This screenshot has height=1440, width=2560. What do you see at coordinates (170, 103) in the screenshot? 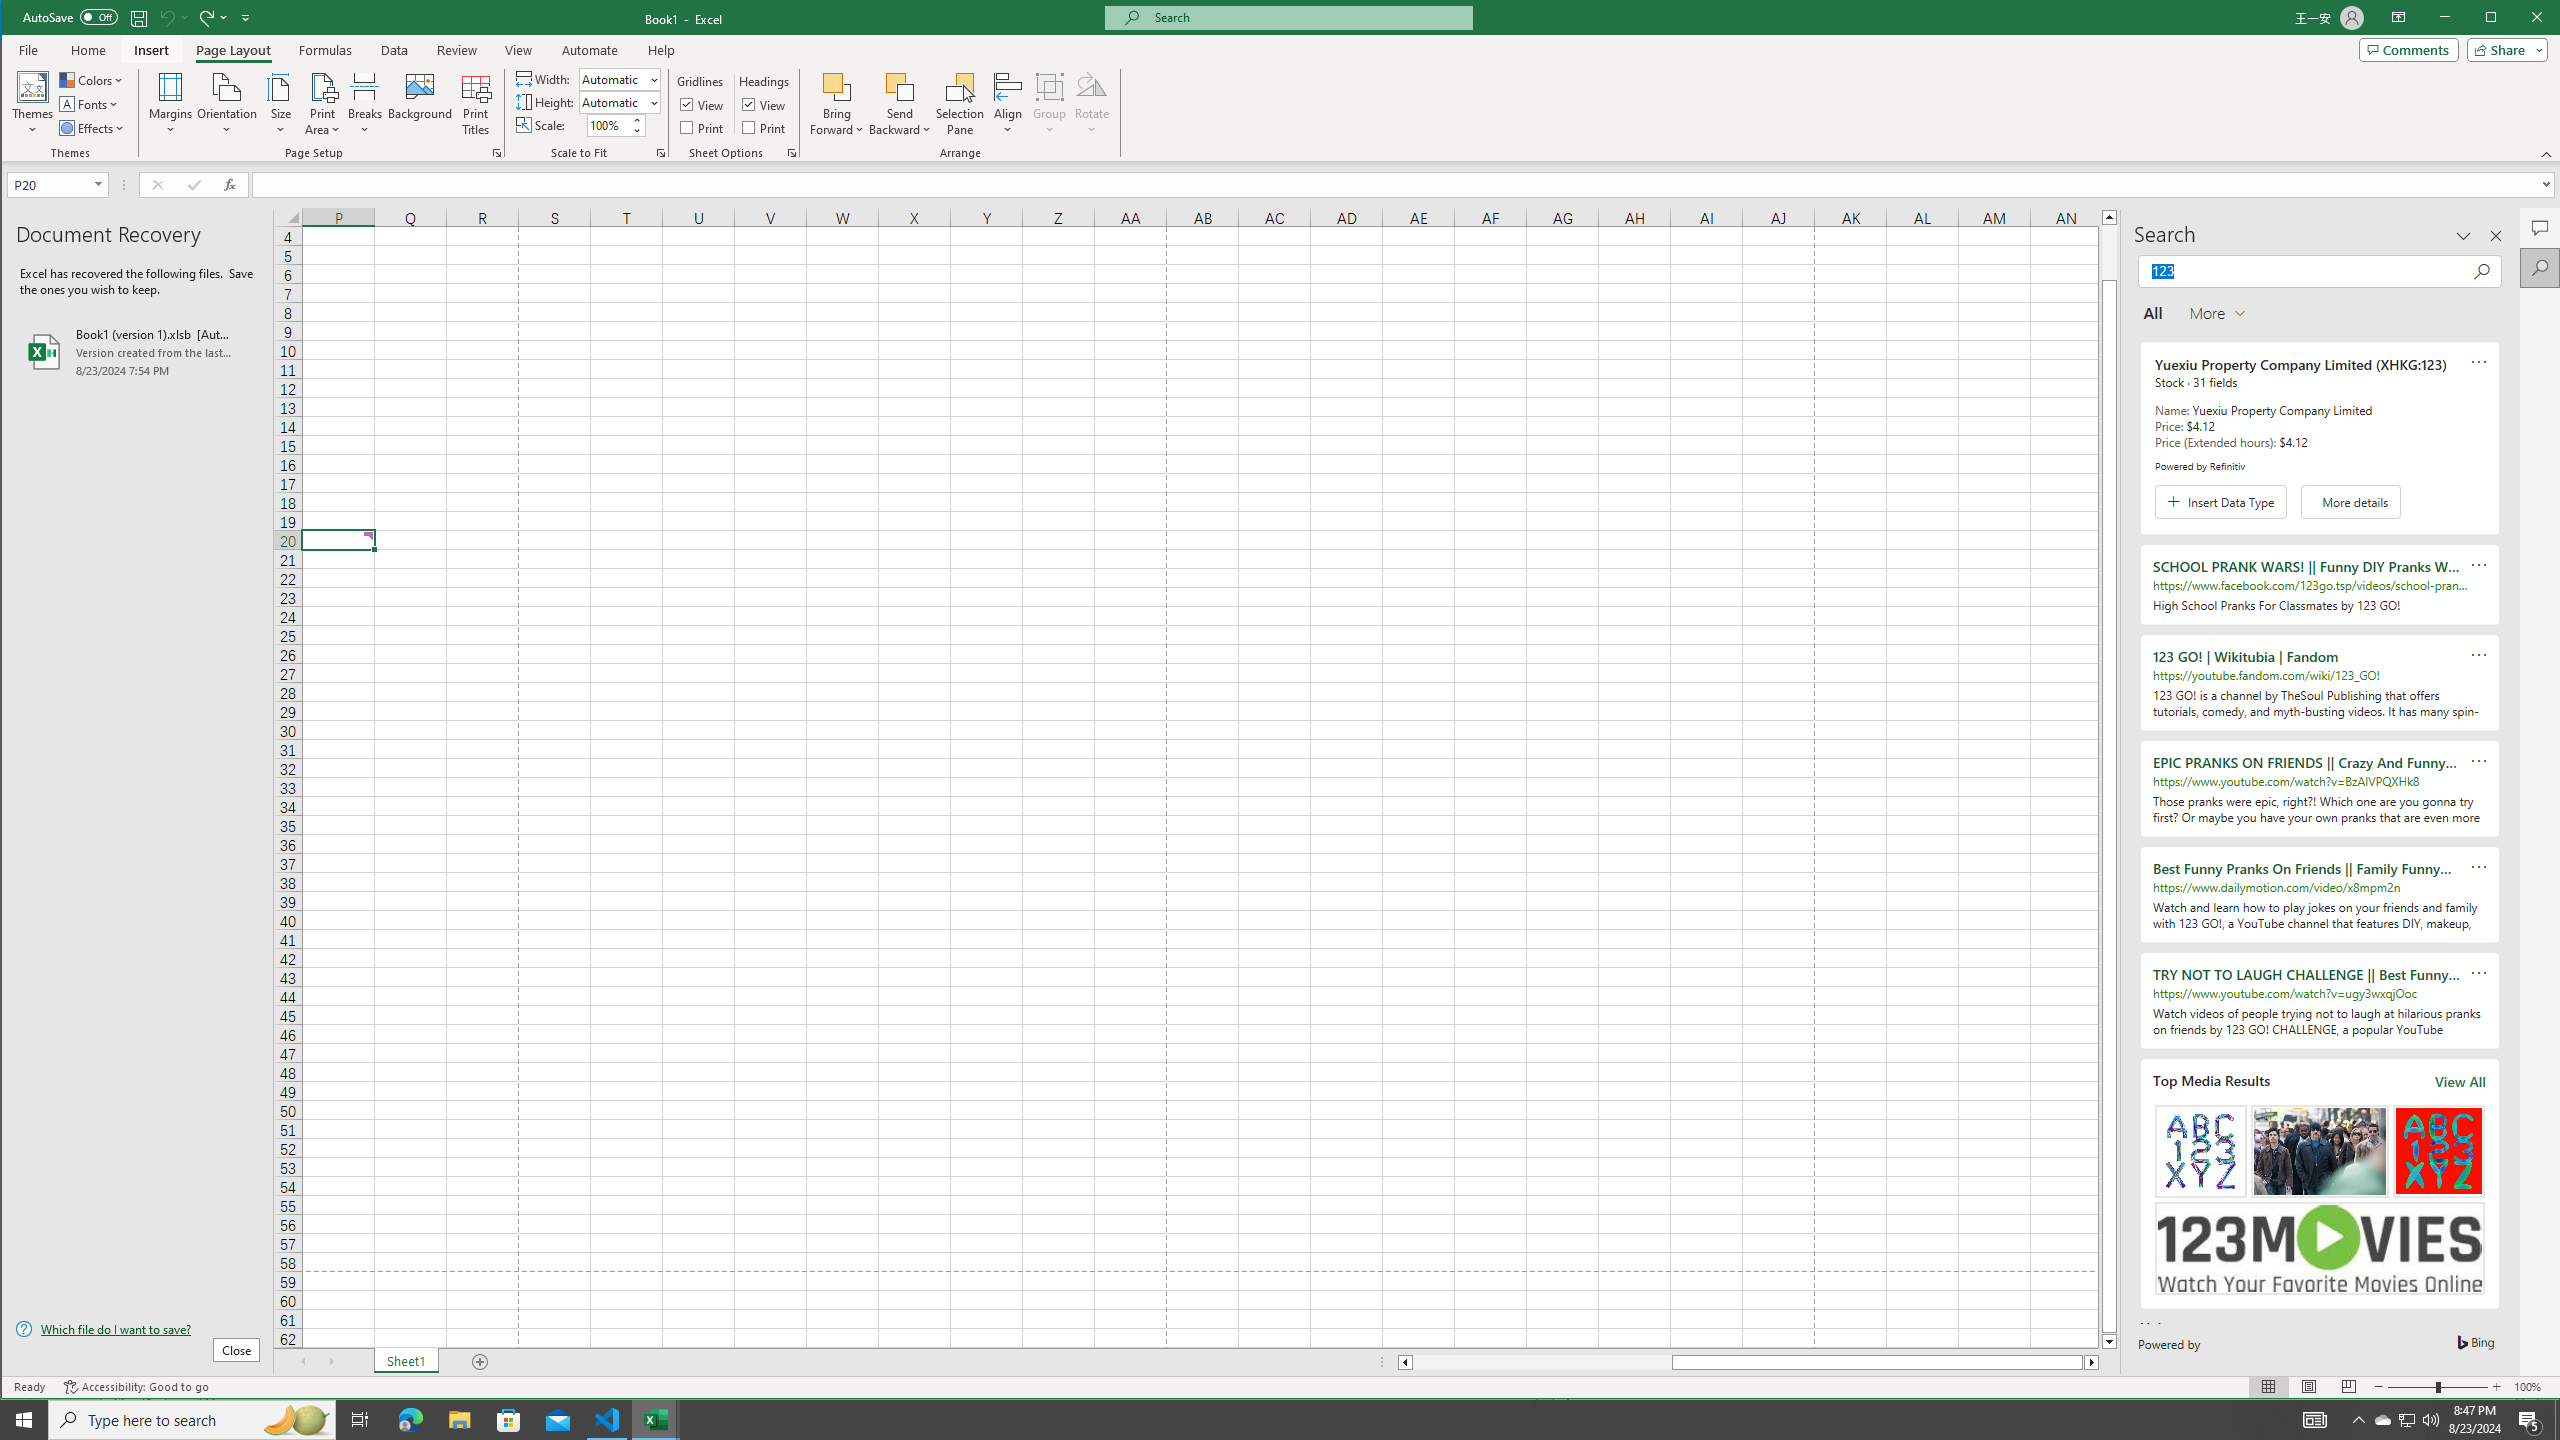
I see `'Margins'` at bounding box center [170, 103].